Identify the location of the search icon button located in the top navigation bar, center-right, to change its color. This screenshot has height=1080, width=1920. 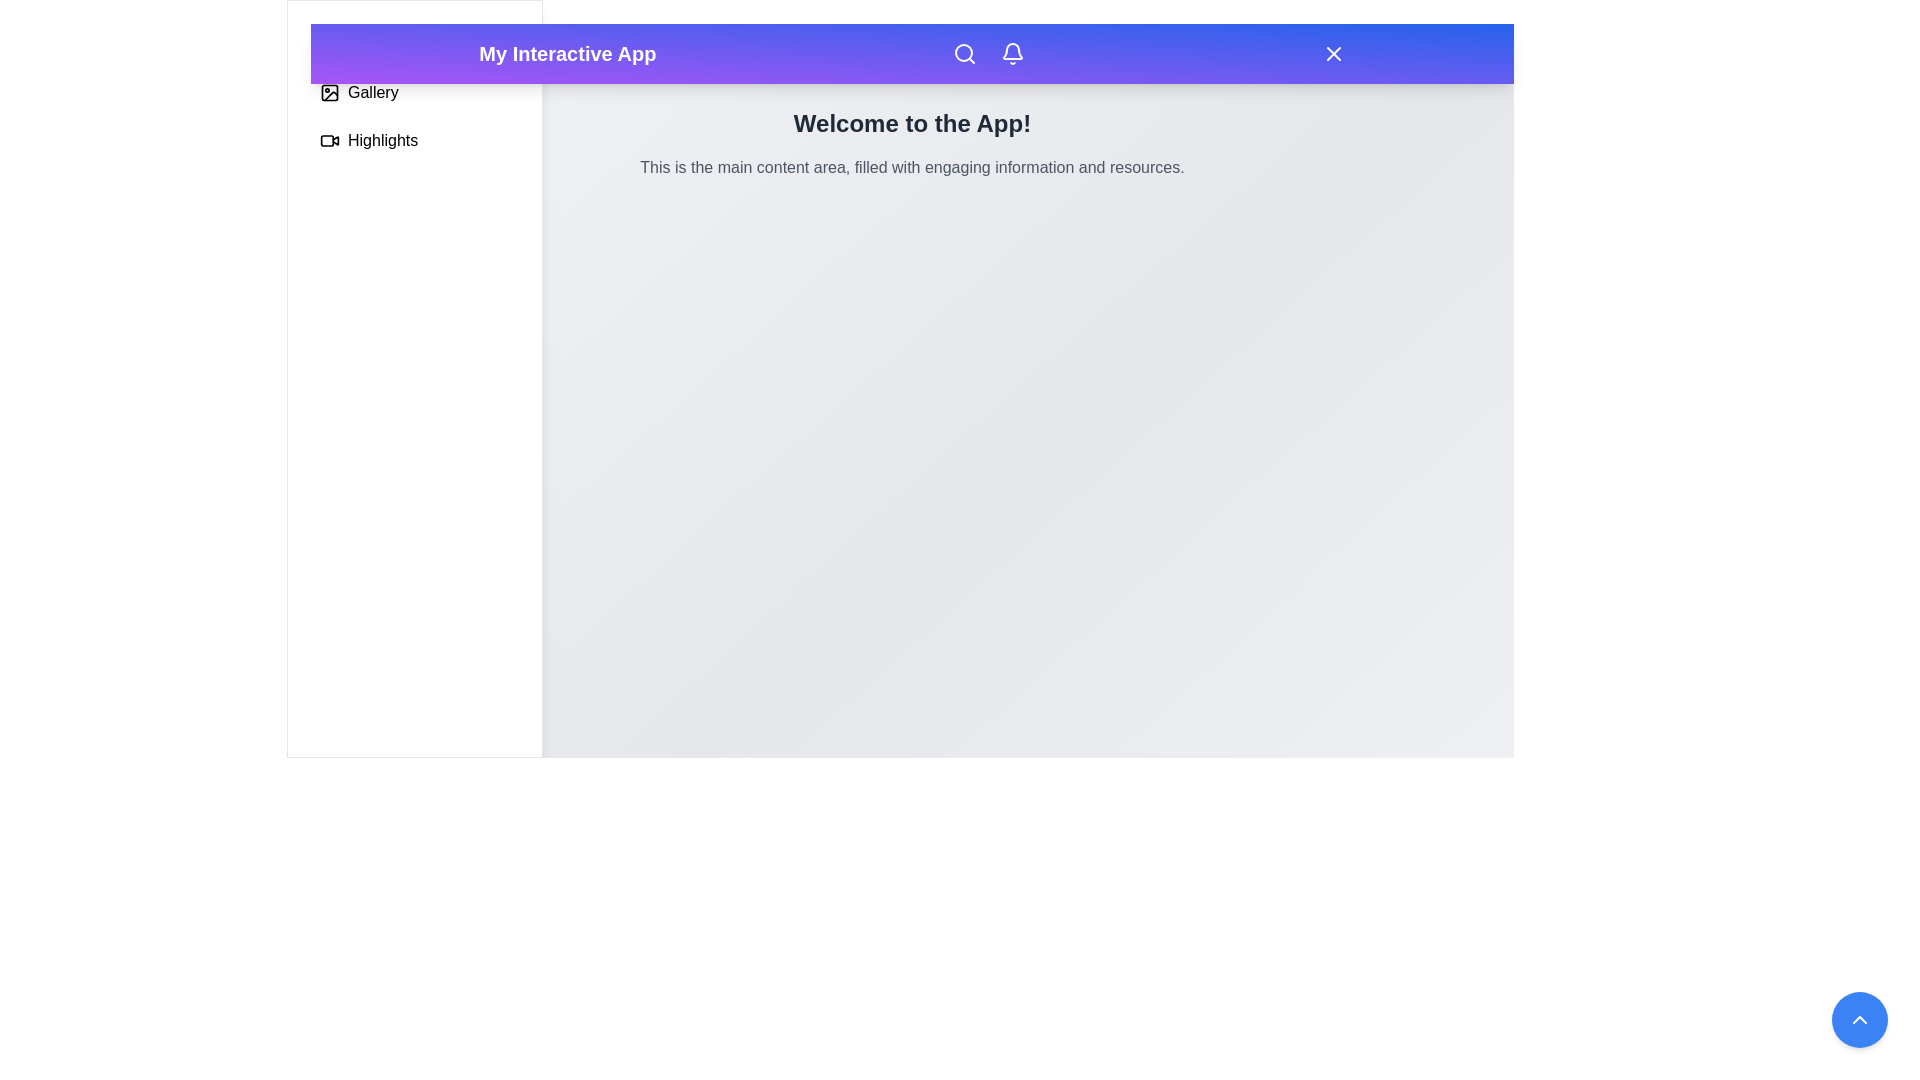
(964, 53).